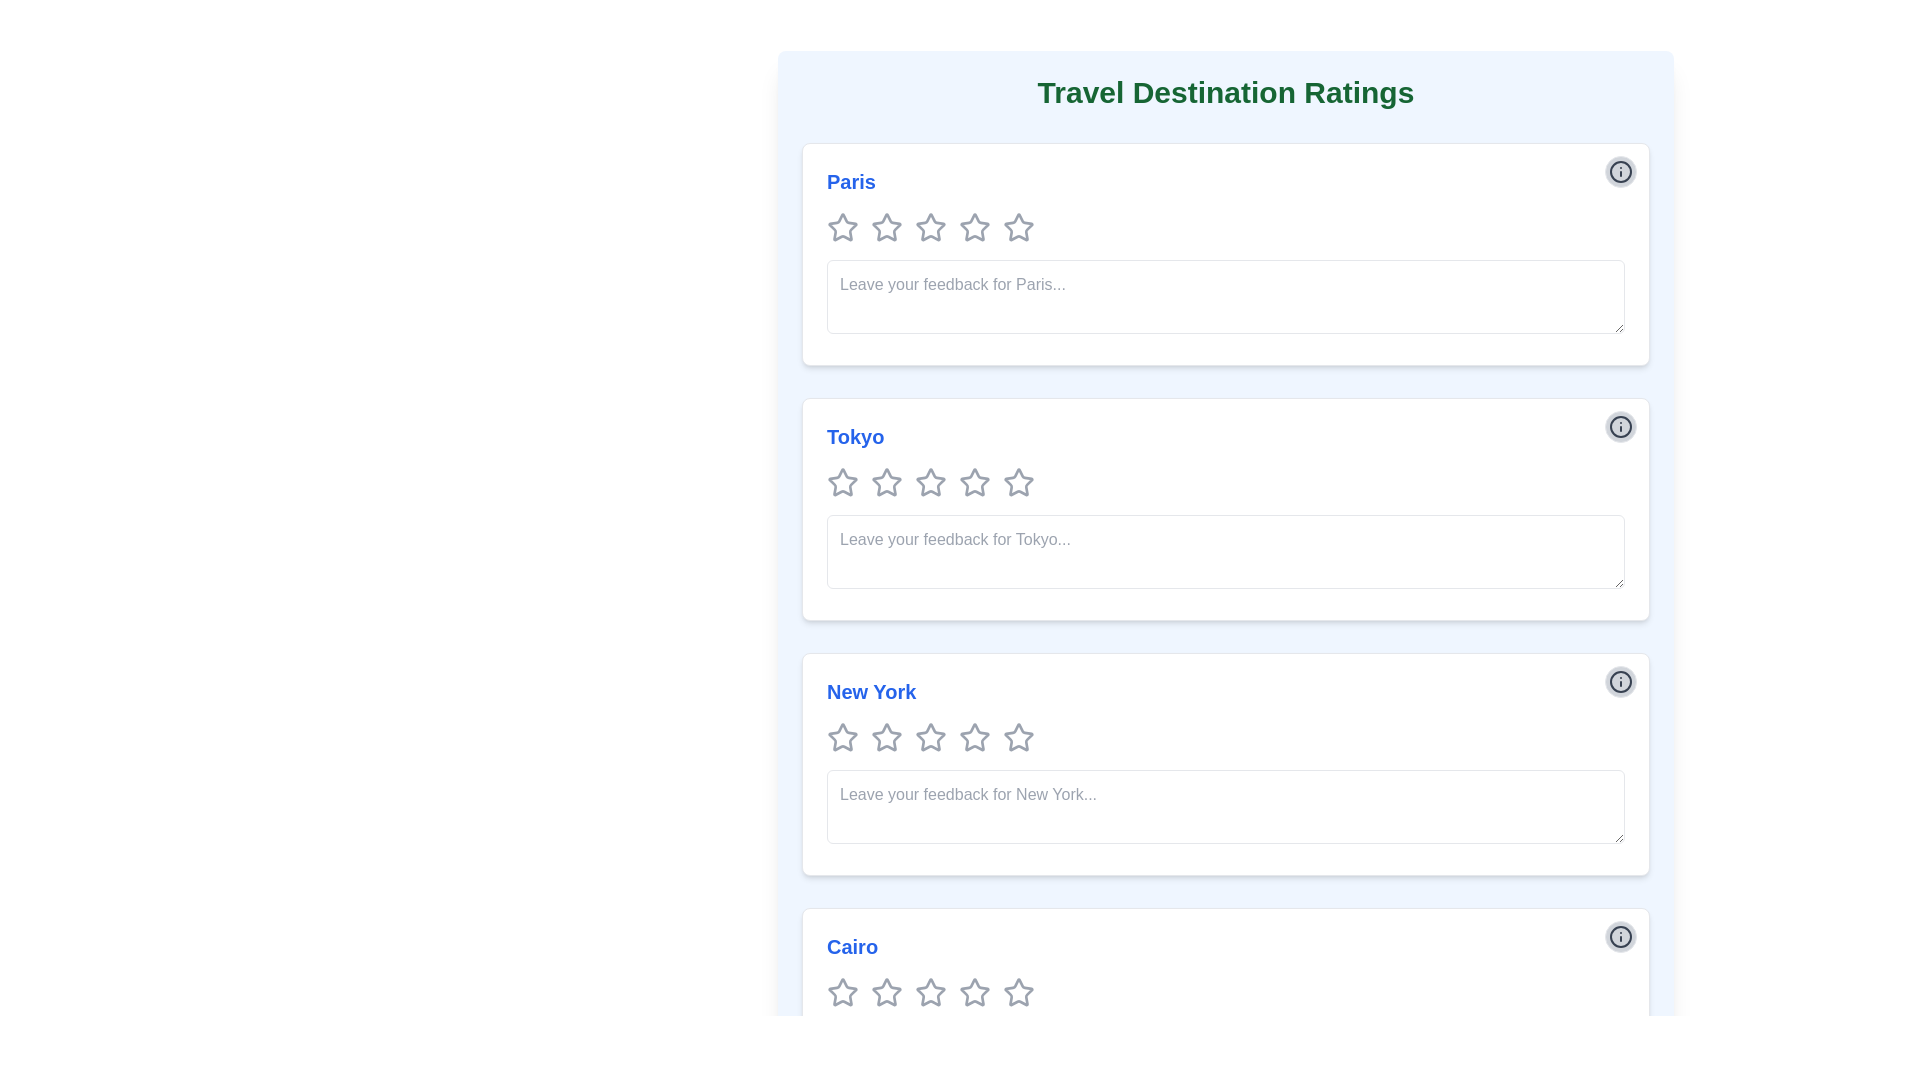 This screenshot has height=1080, width=1920. Describe the element at coordinates (886, 737) in the screenshot. I see `the second star icon in the 5-star rating system under the 'New York' review section to set a 2-star rating` at that location.